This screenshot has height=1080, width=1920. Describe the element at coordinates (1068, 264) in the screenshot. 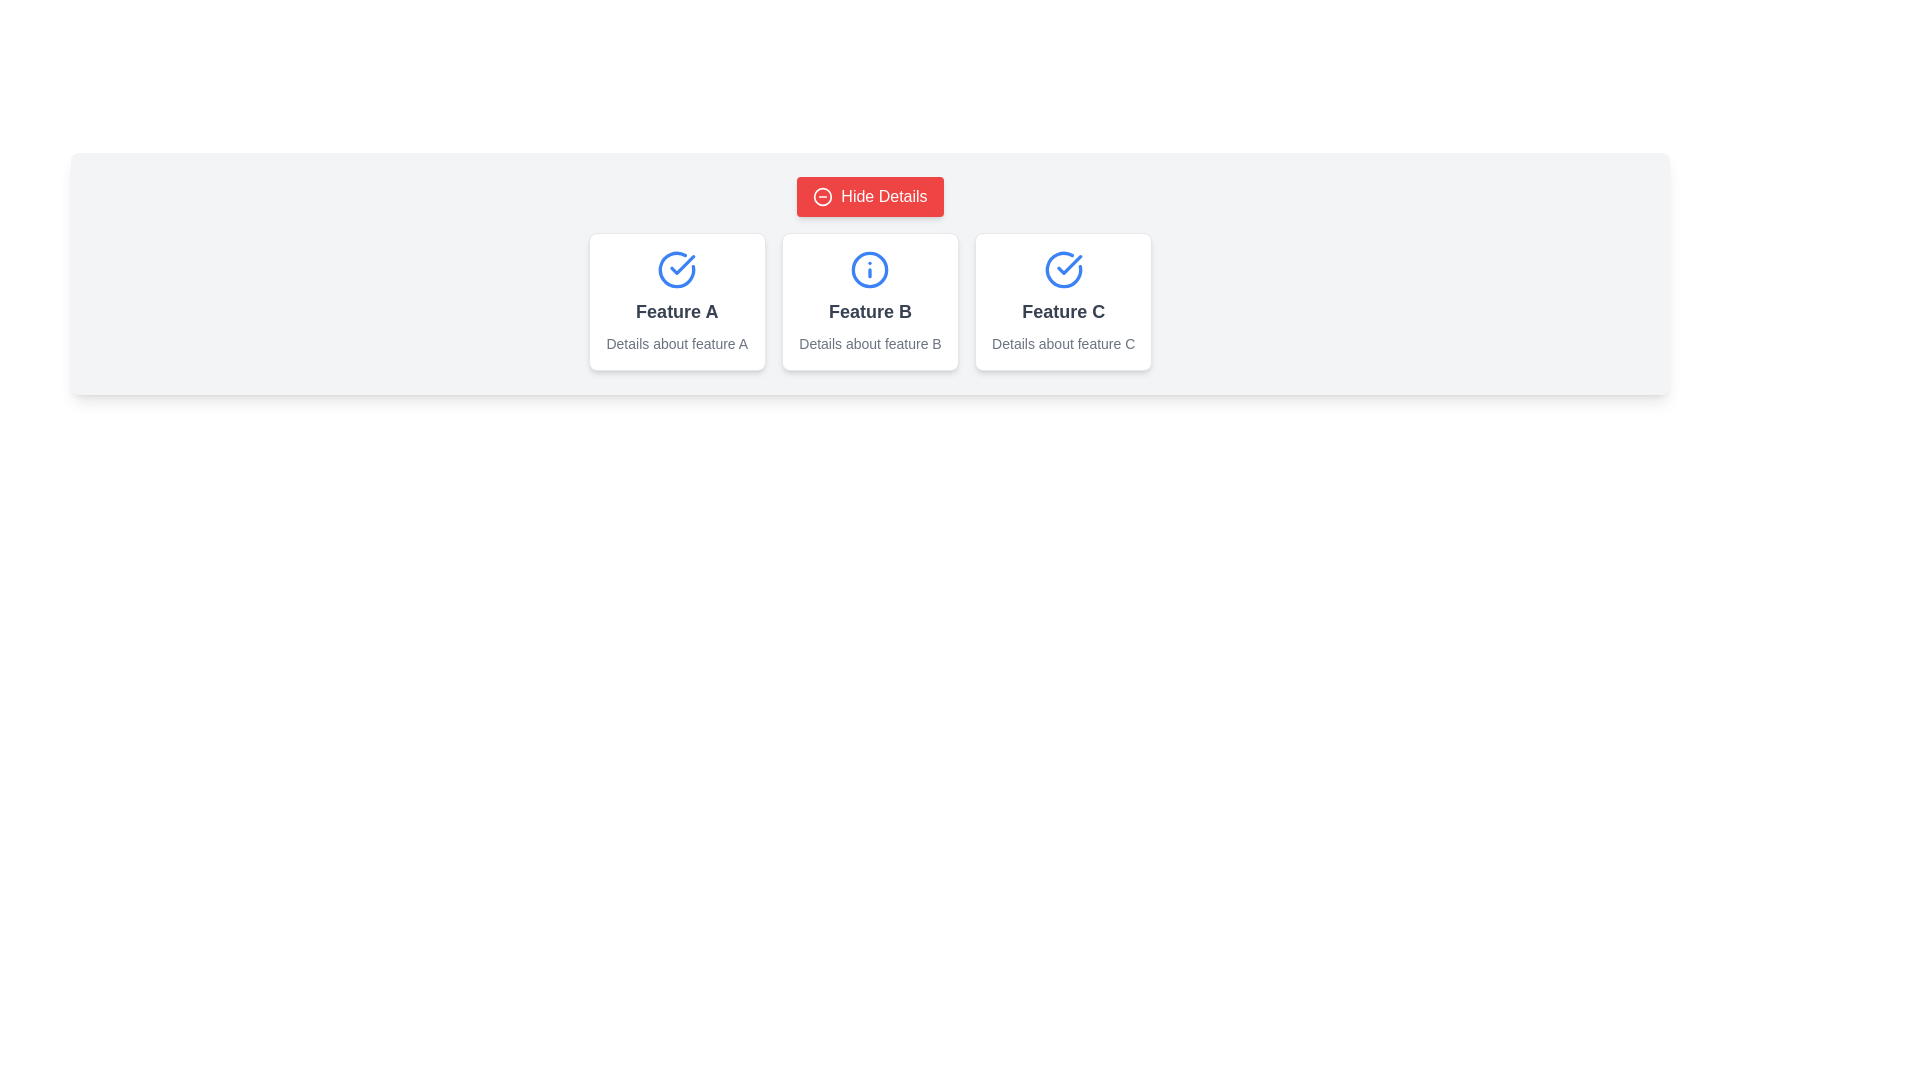

I see `the blue-bordered checkmark icon located in the center of the card labeled 'Feature A'` at that location.